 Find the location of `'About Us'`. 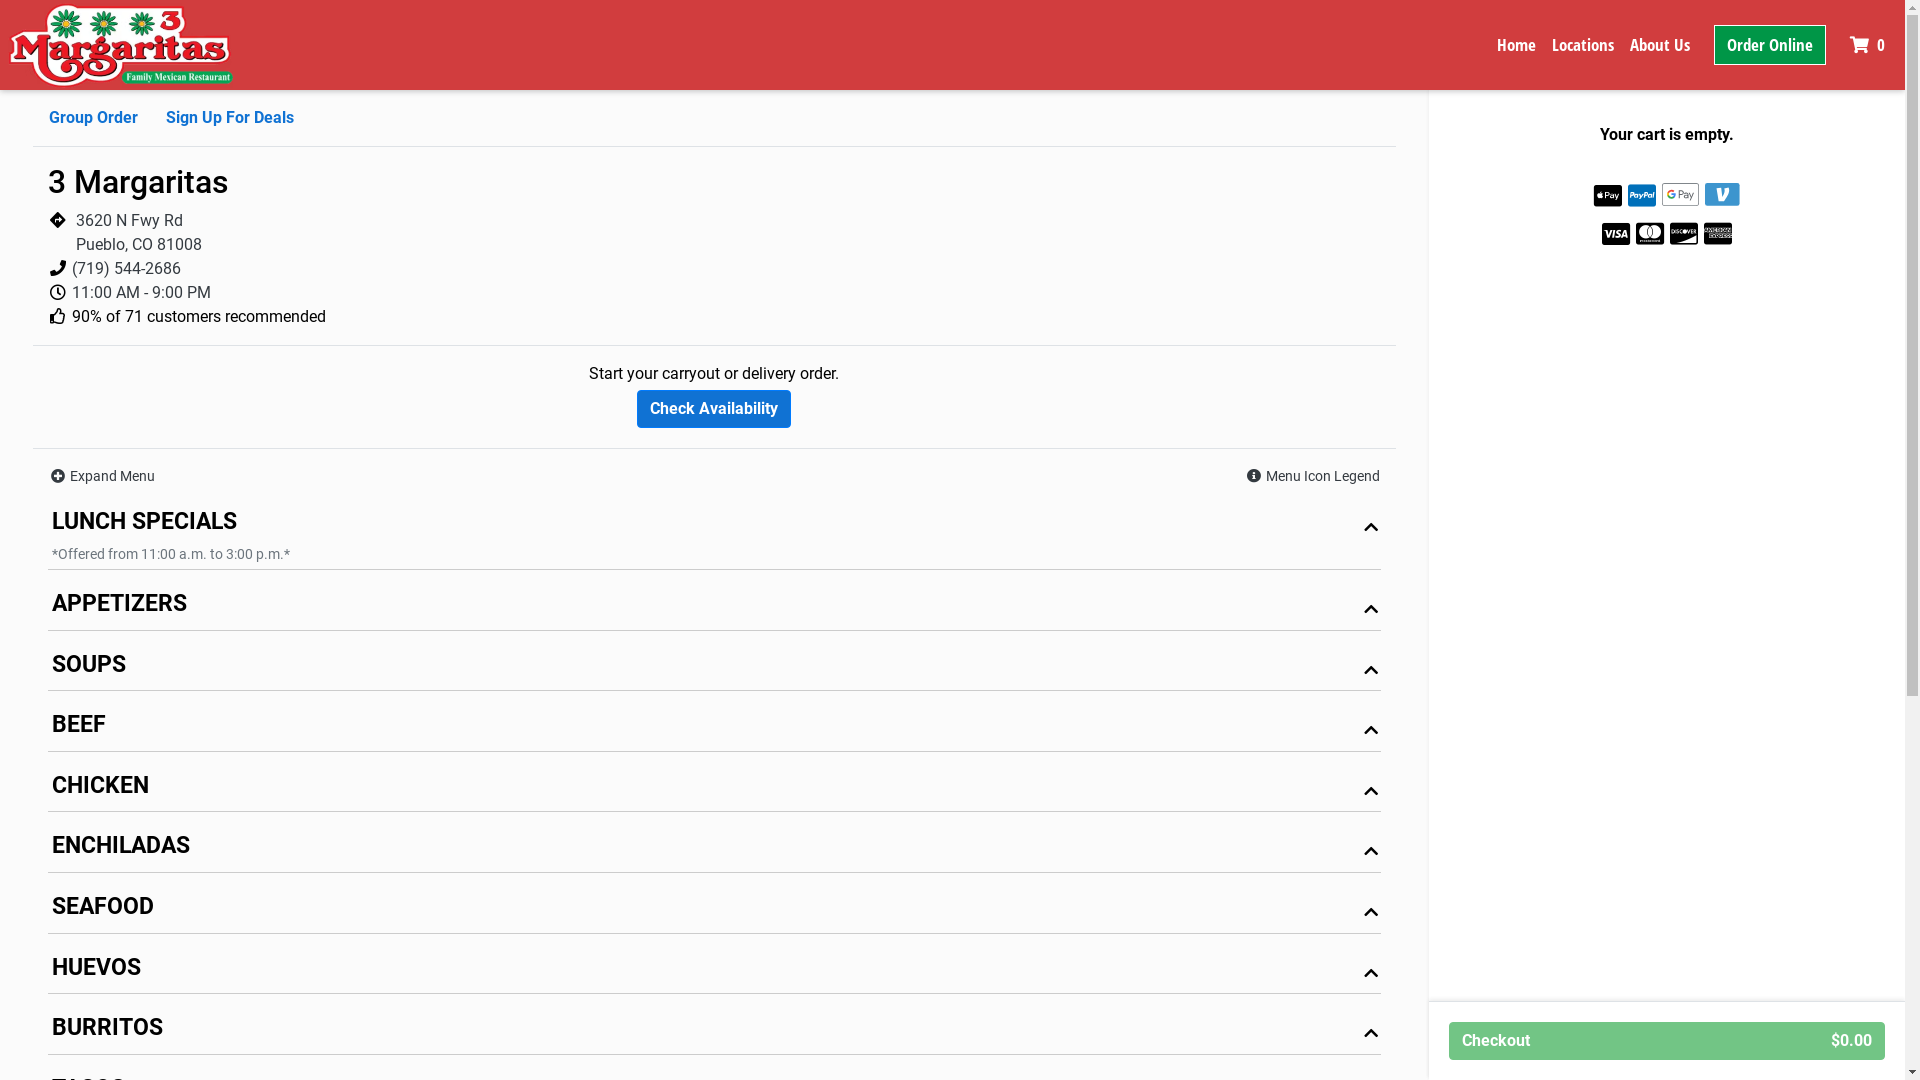

'About Us' is located at coordinates (1660, 45).